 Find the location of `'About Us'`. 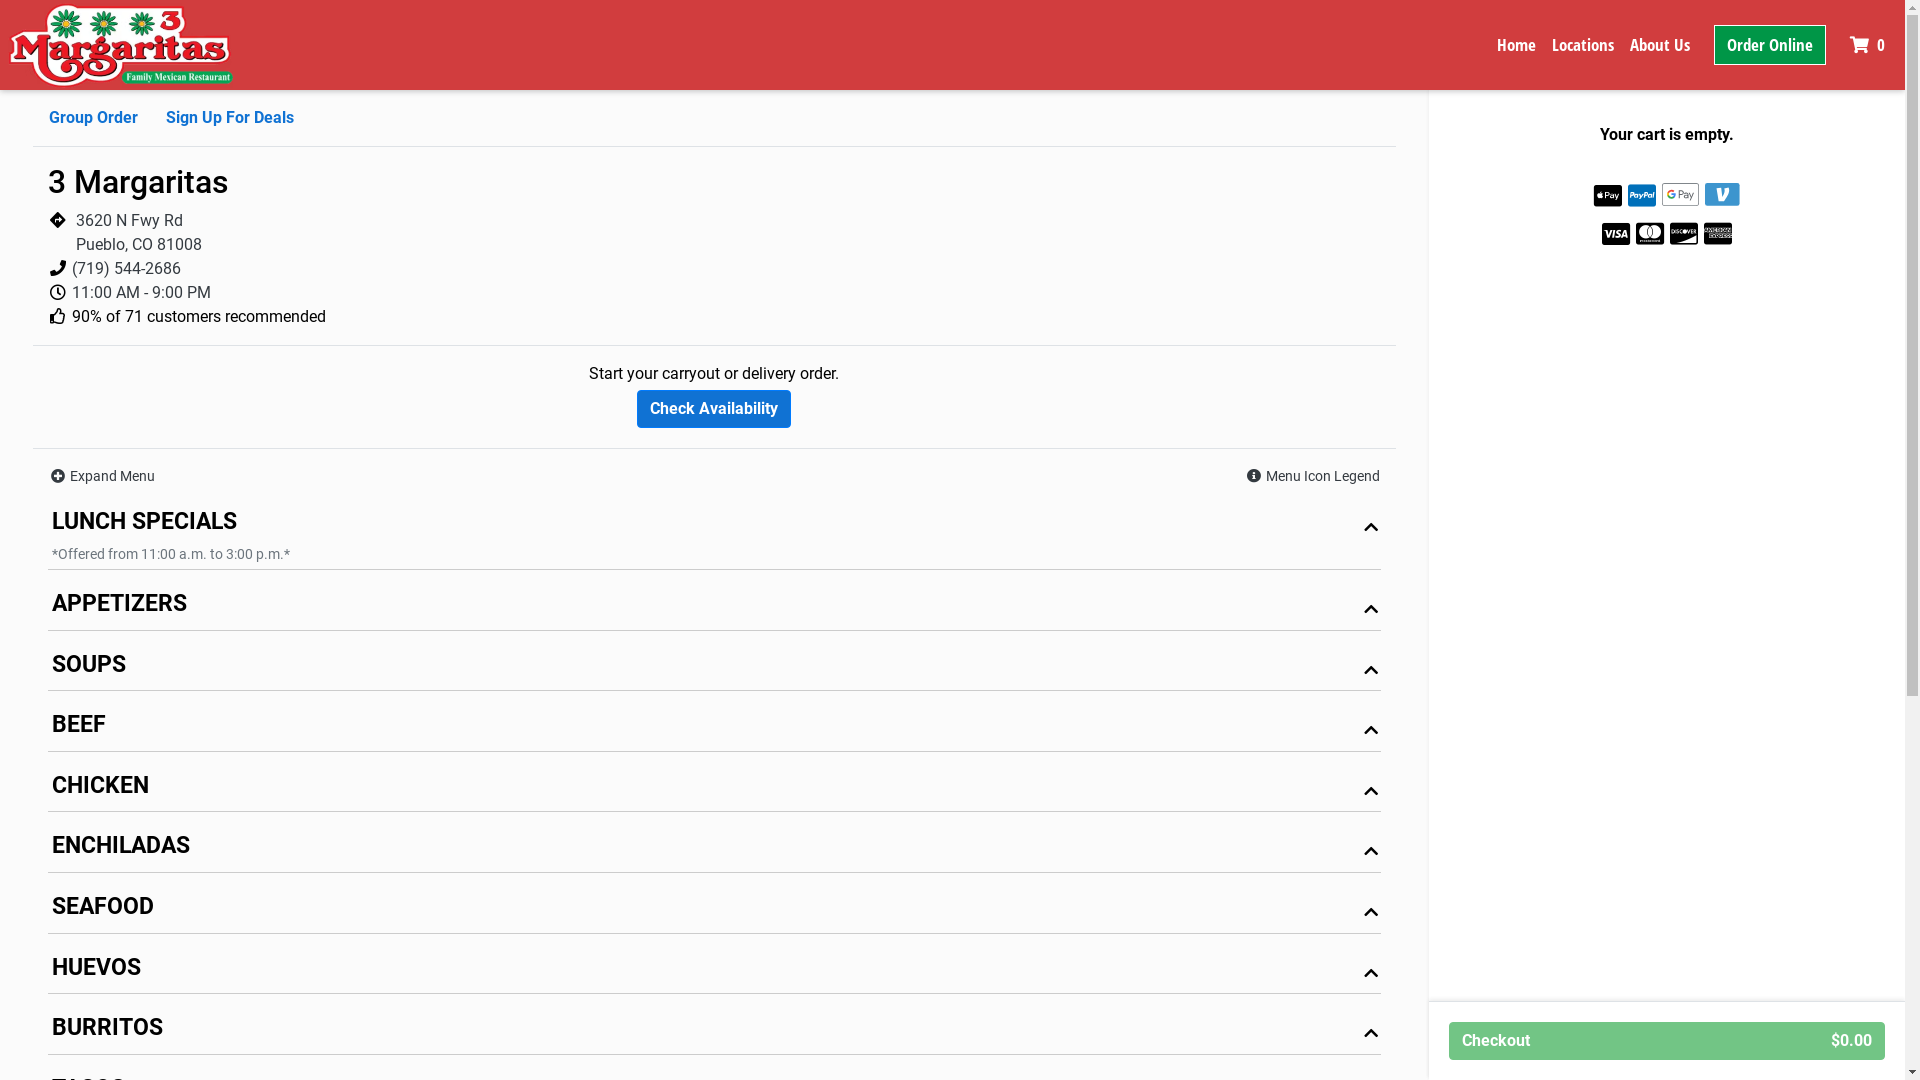

'About Us' is located at coordinates (1660, 45).